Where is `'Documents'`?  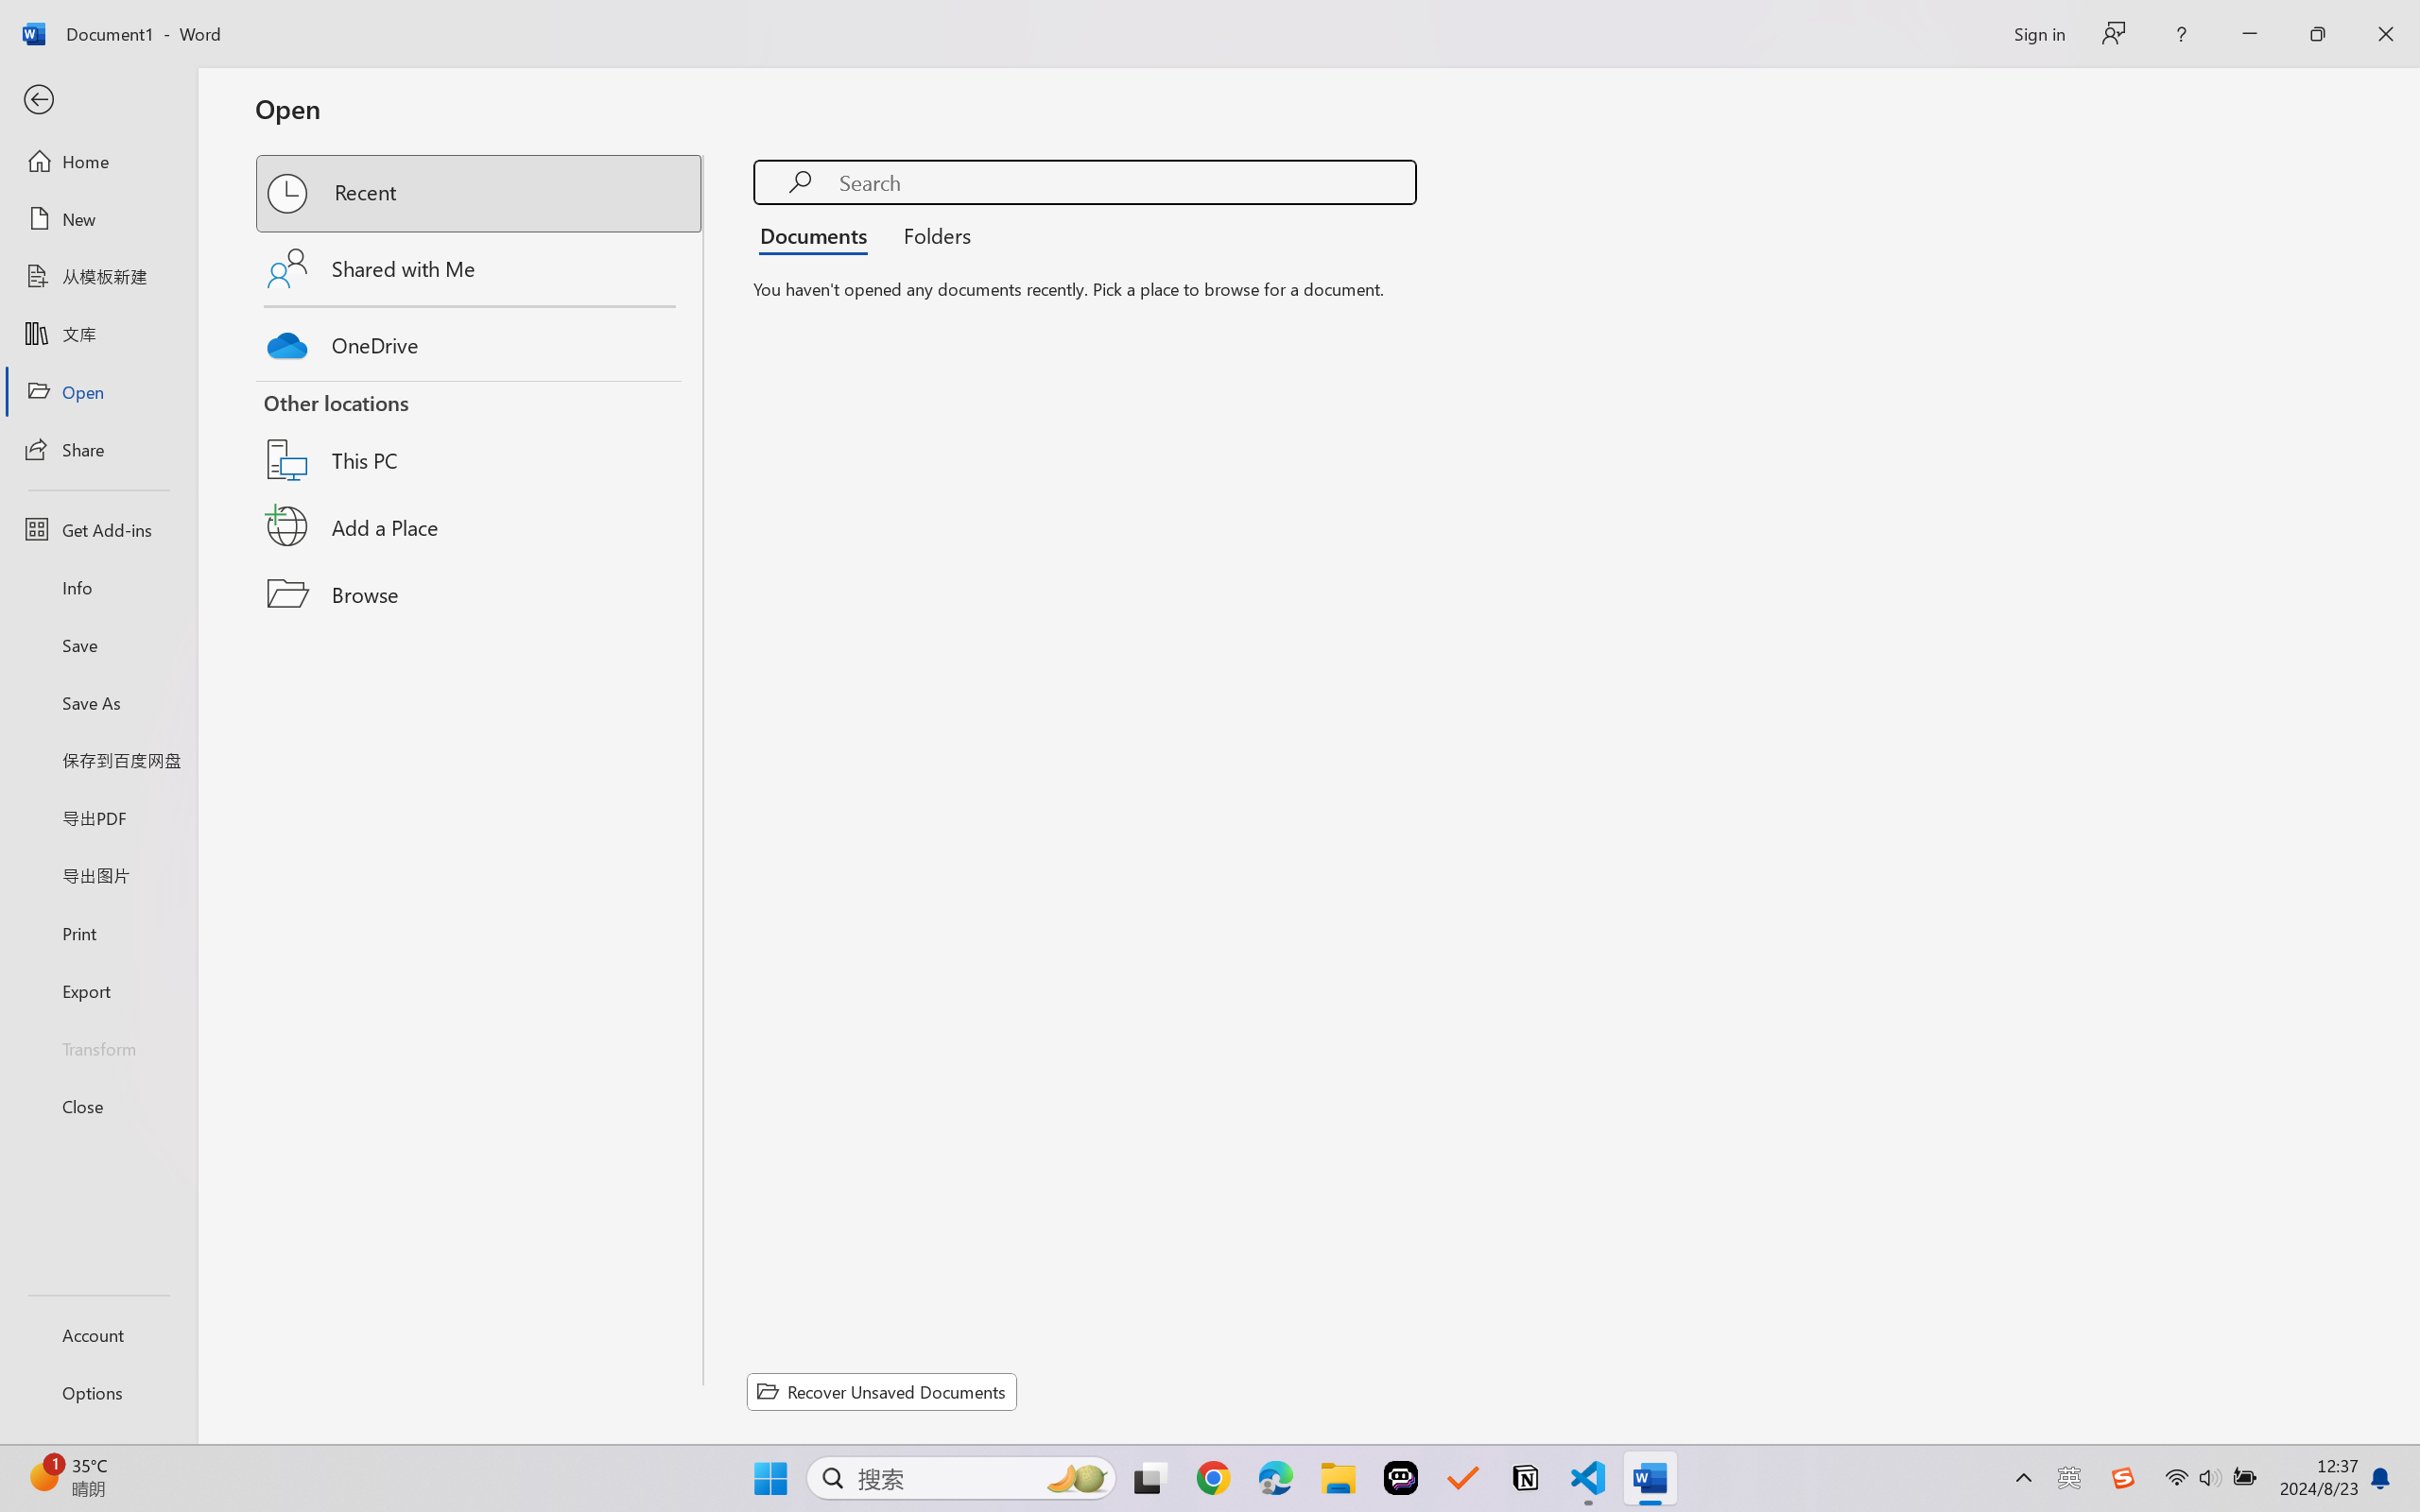
'Documents' is located at coordinates (818, 233).